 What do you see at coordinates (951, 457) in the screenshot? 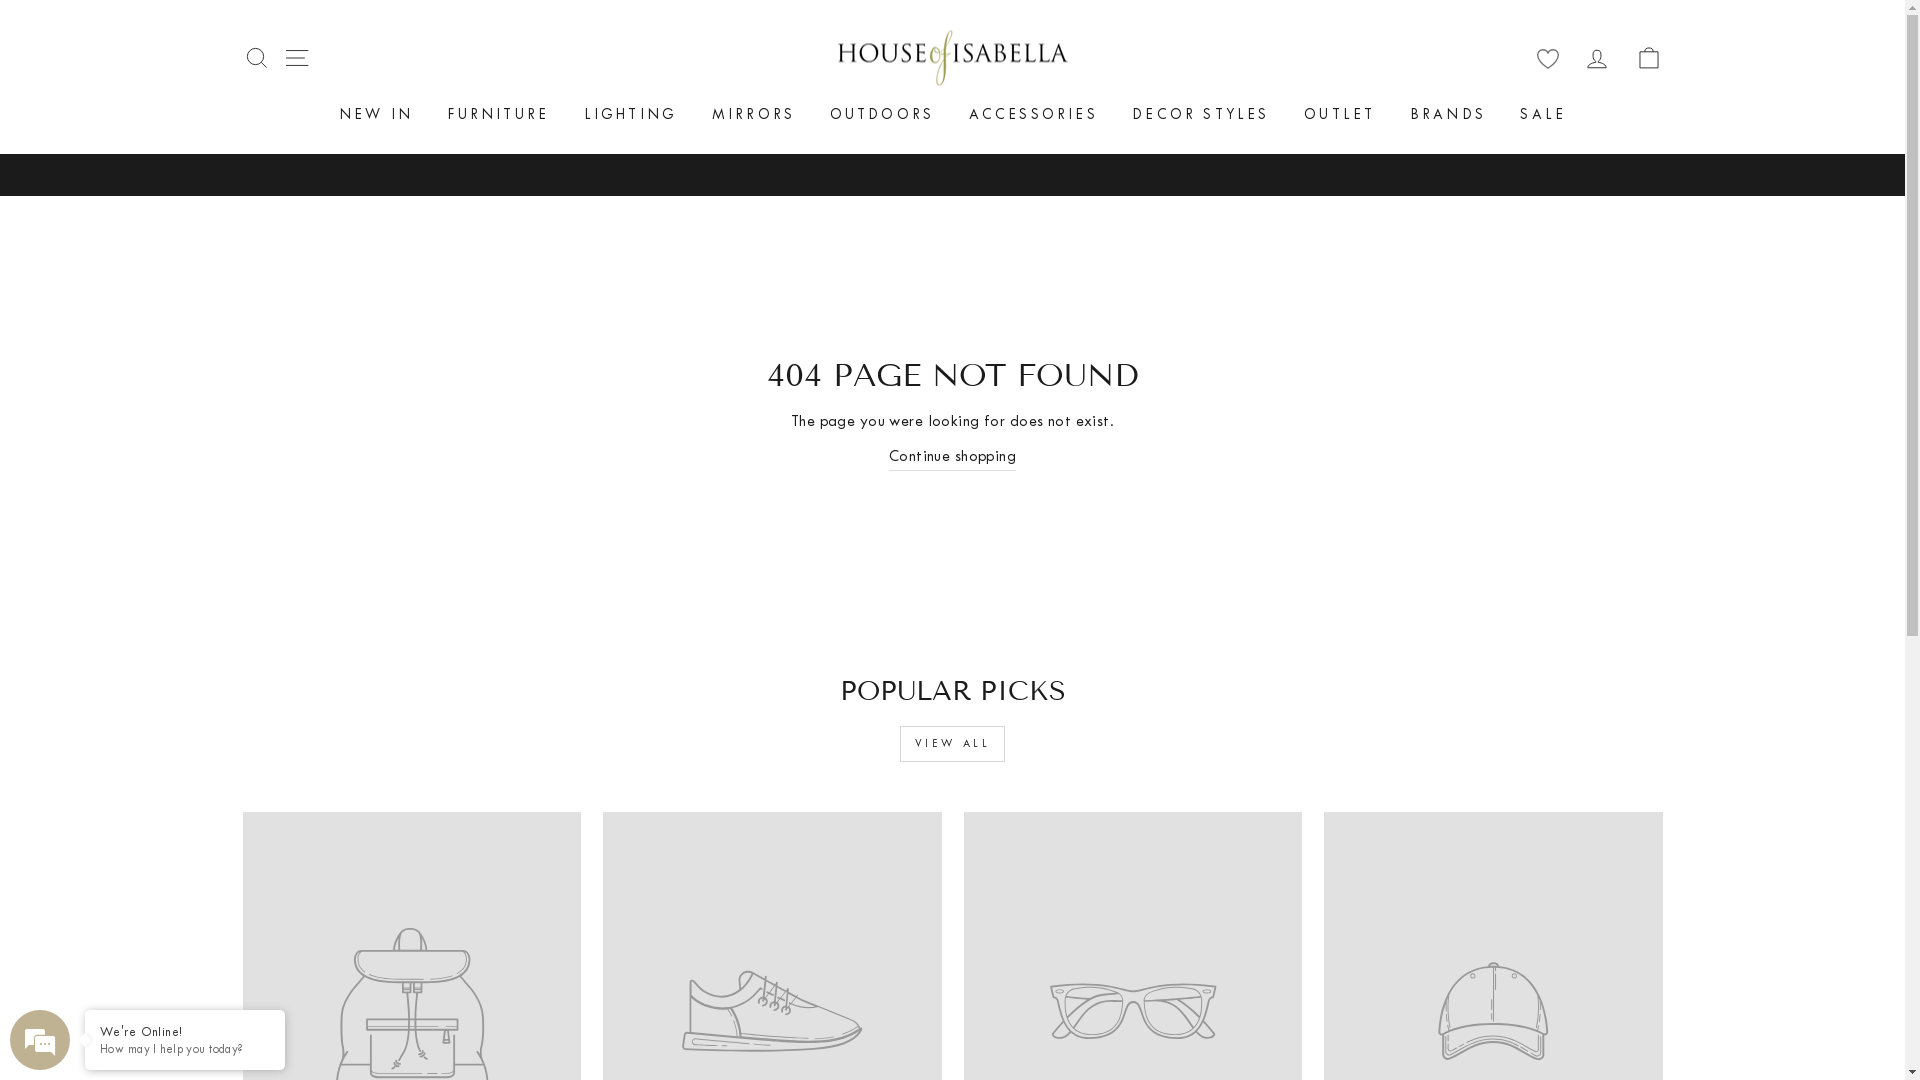
I see `'Continue shopping'` at bounding box center [951, 457].